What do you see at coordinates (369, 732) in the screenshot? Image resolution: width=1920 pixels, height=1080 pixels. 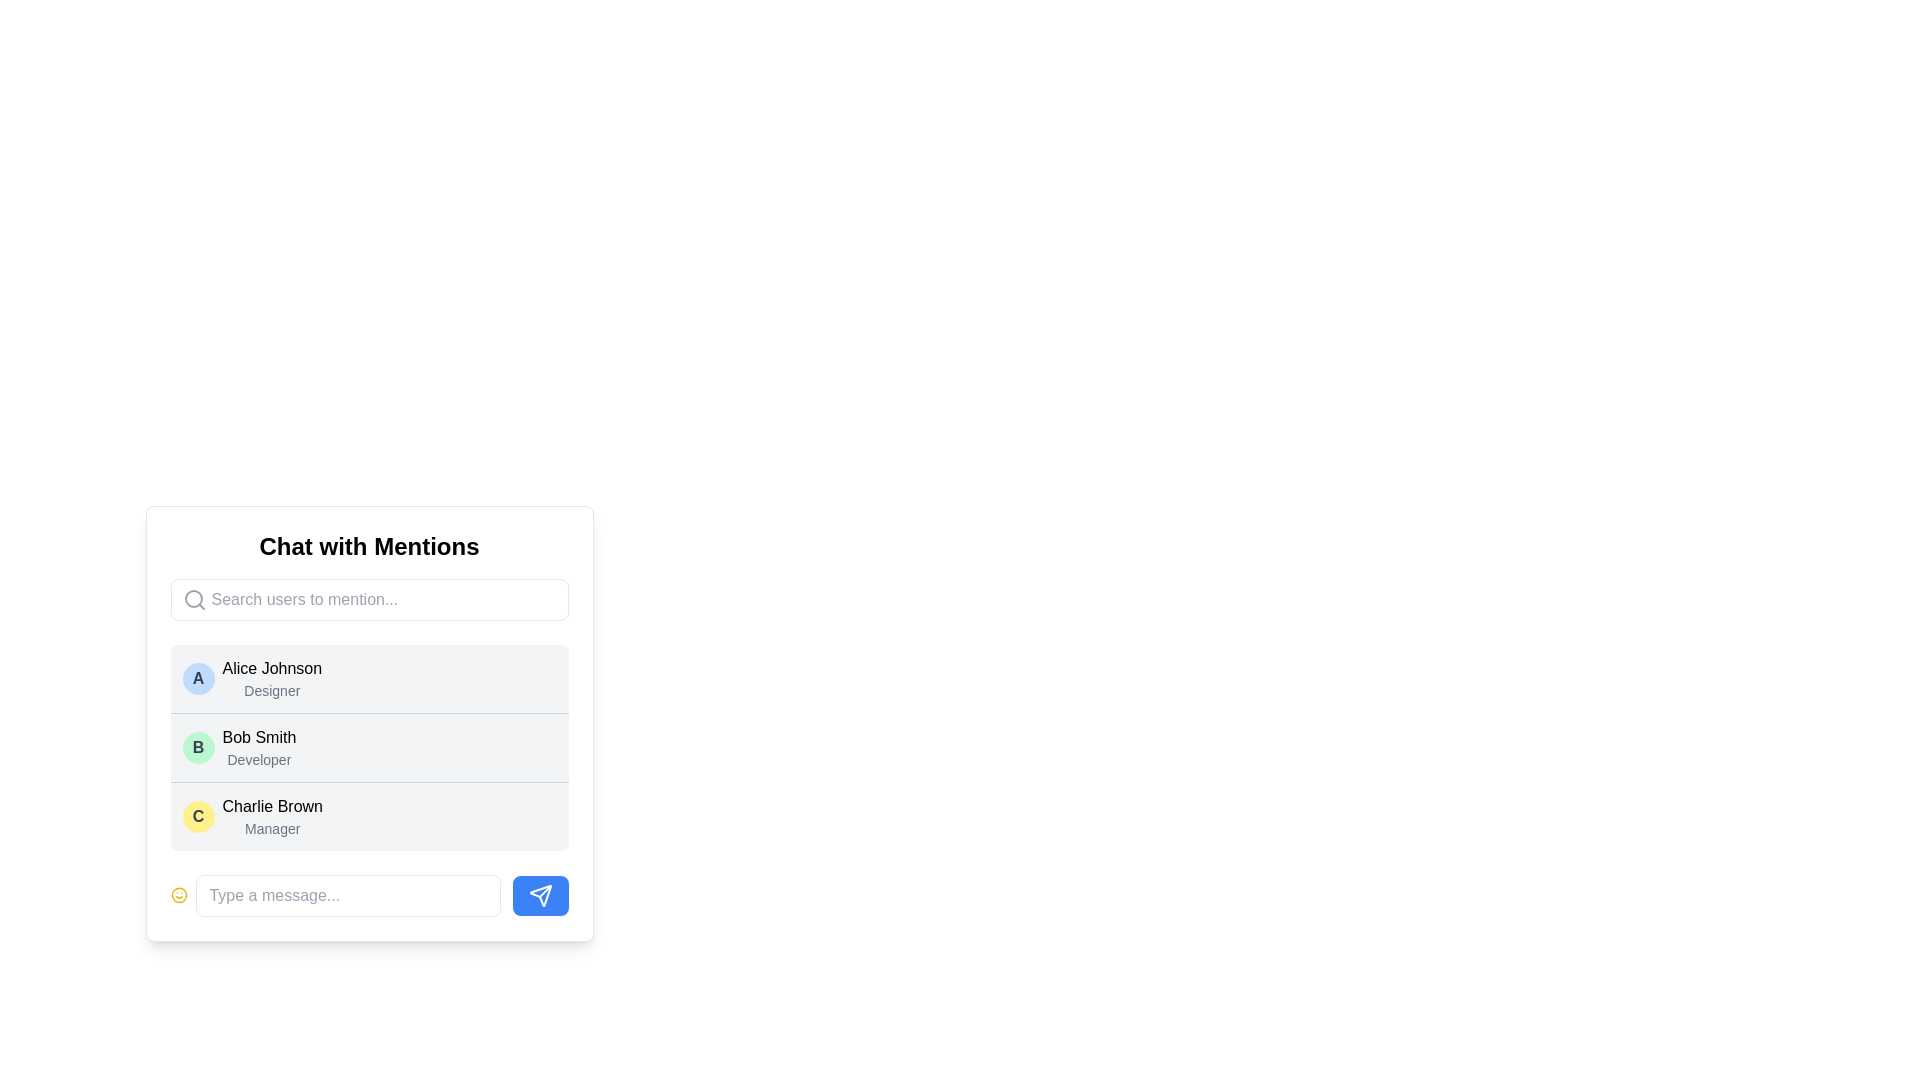 I see `the list item for 'Bob Smith', styled with a light background and a green circle displaying 'B'` at bounding box center [369, 732].